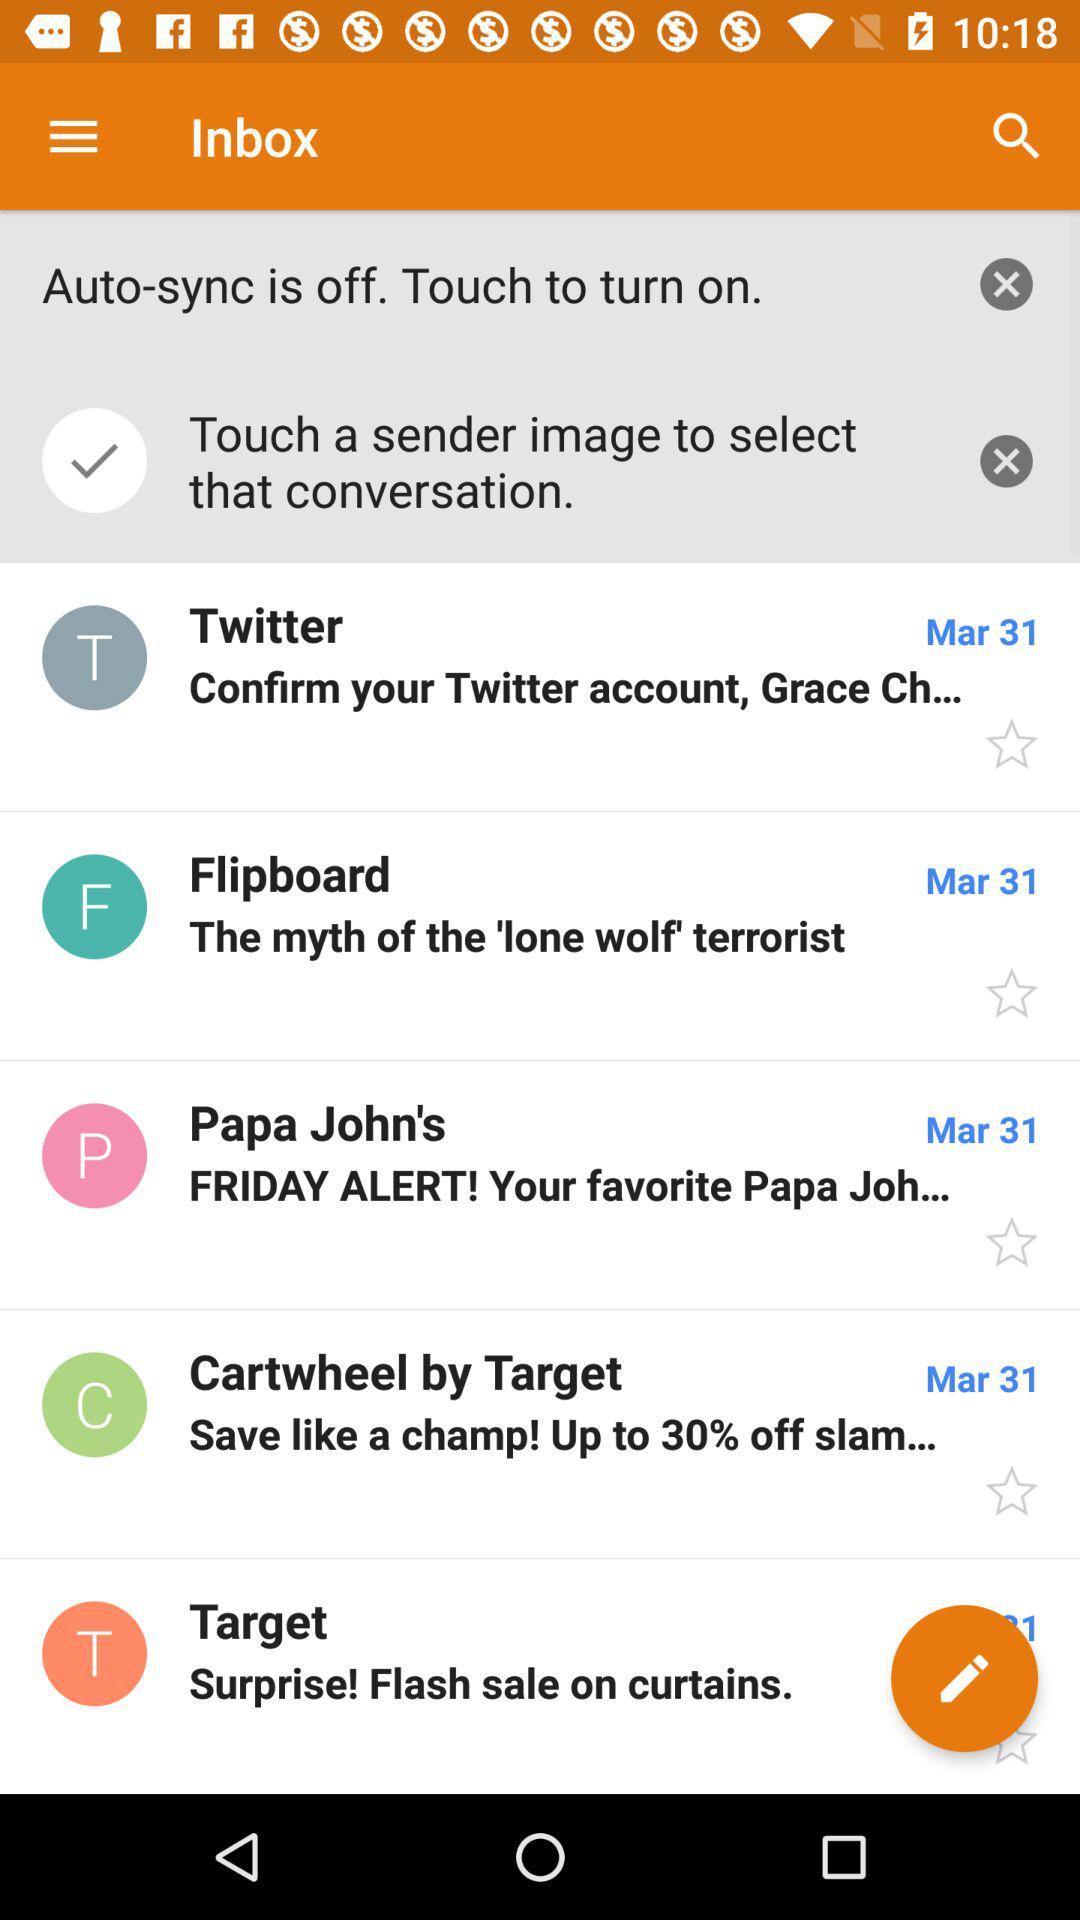  I want to click on the edit icon, so click(963, 1678).